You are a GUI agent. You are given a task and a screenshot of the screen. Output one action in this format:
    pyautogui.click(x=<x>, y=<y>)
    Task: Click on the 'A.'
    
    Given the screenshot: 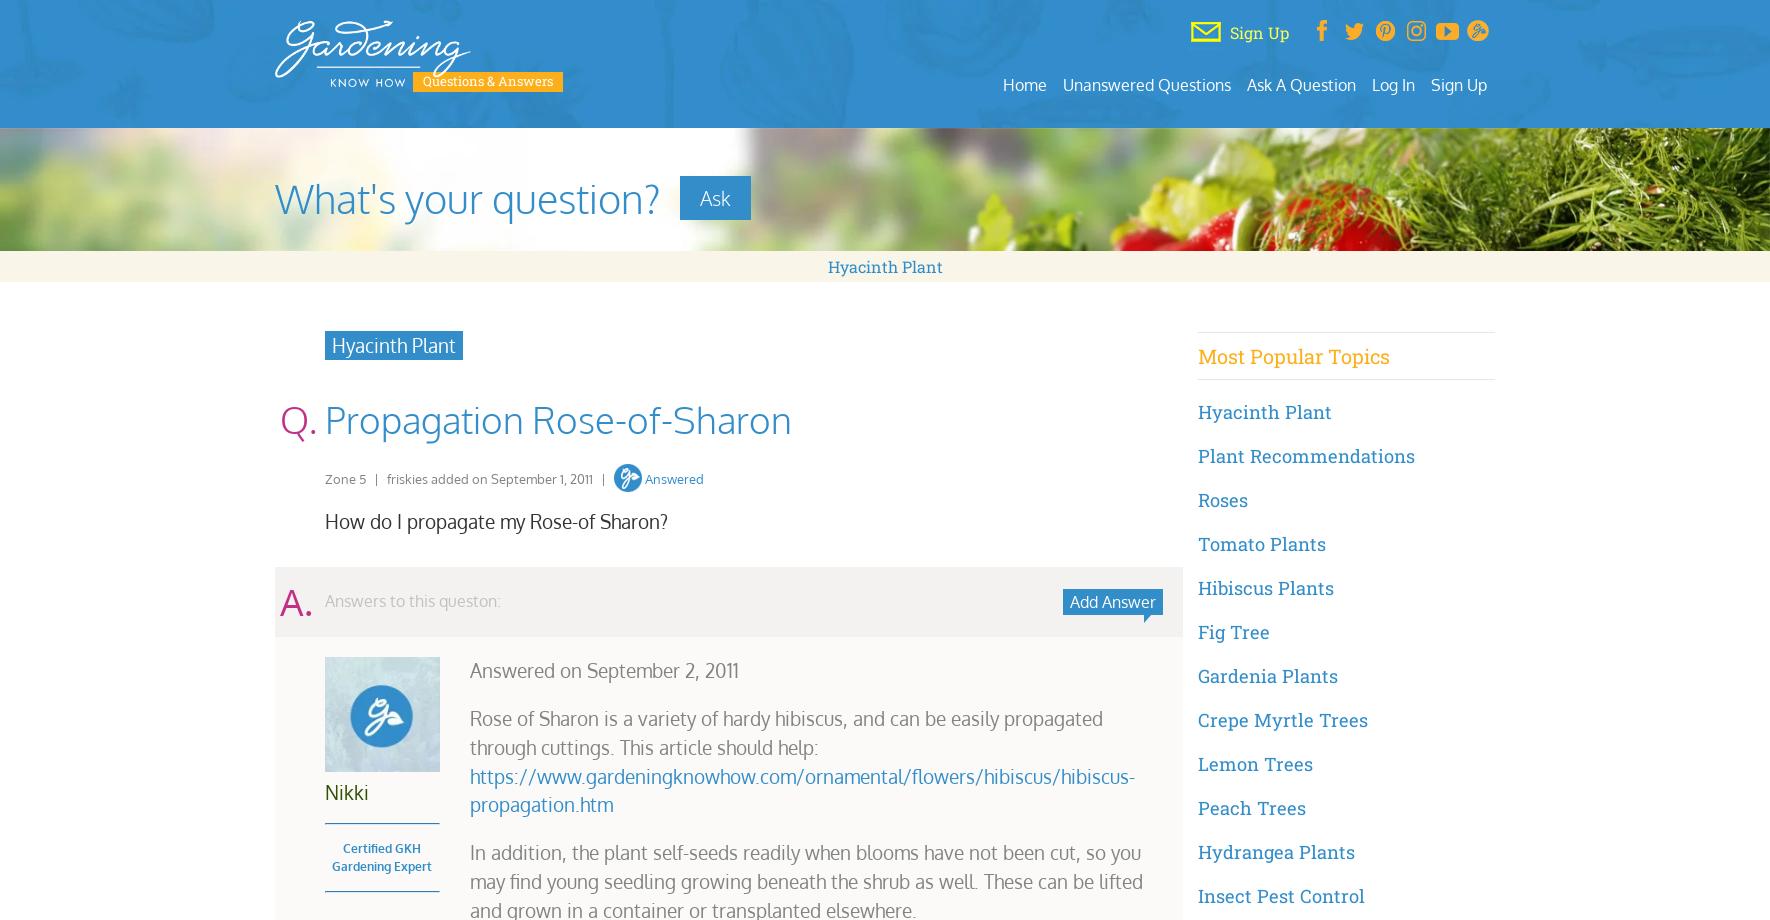 What is the action you would take?
    pyautogui.click(x=295, y=599)
    